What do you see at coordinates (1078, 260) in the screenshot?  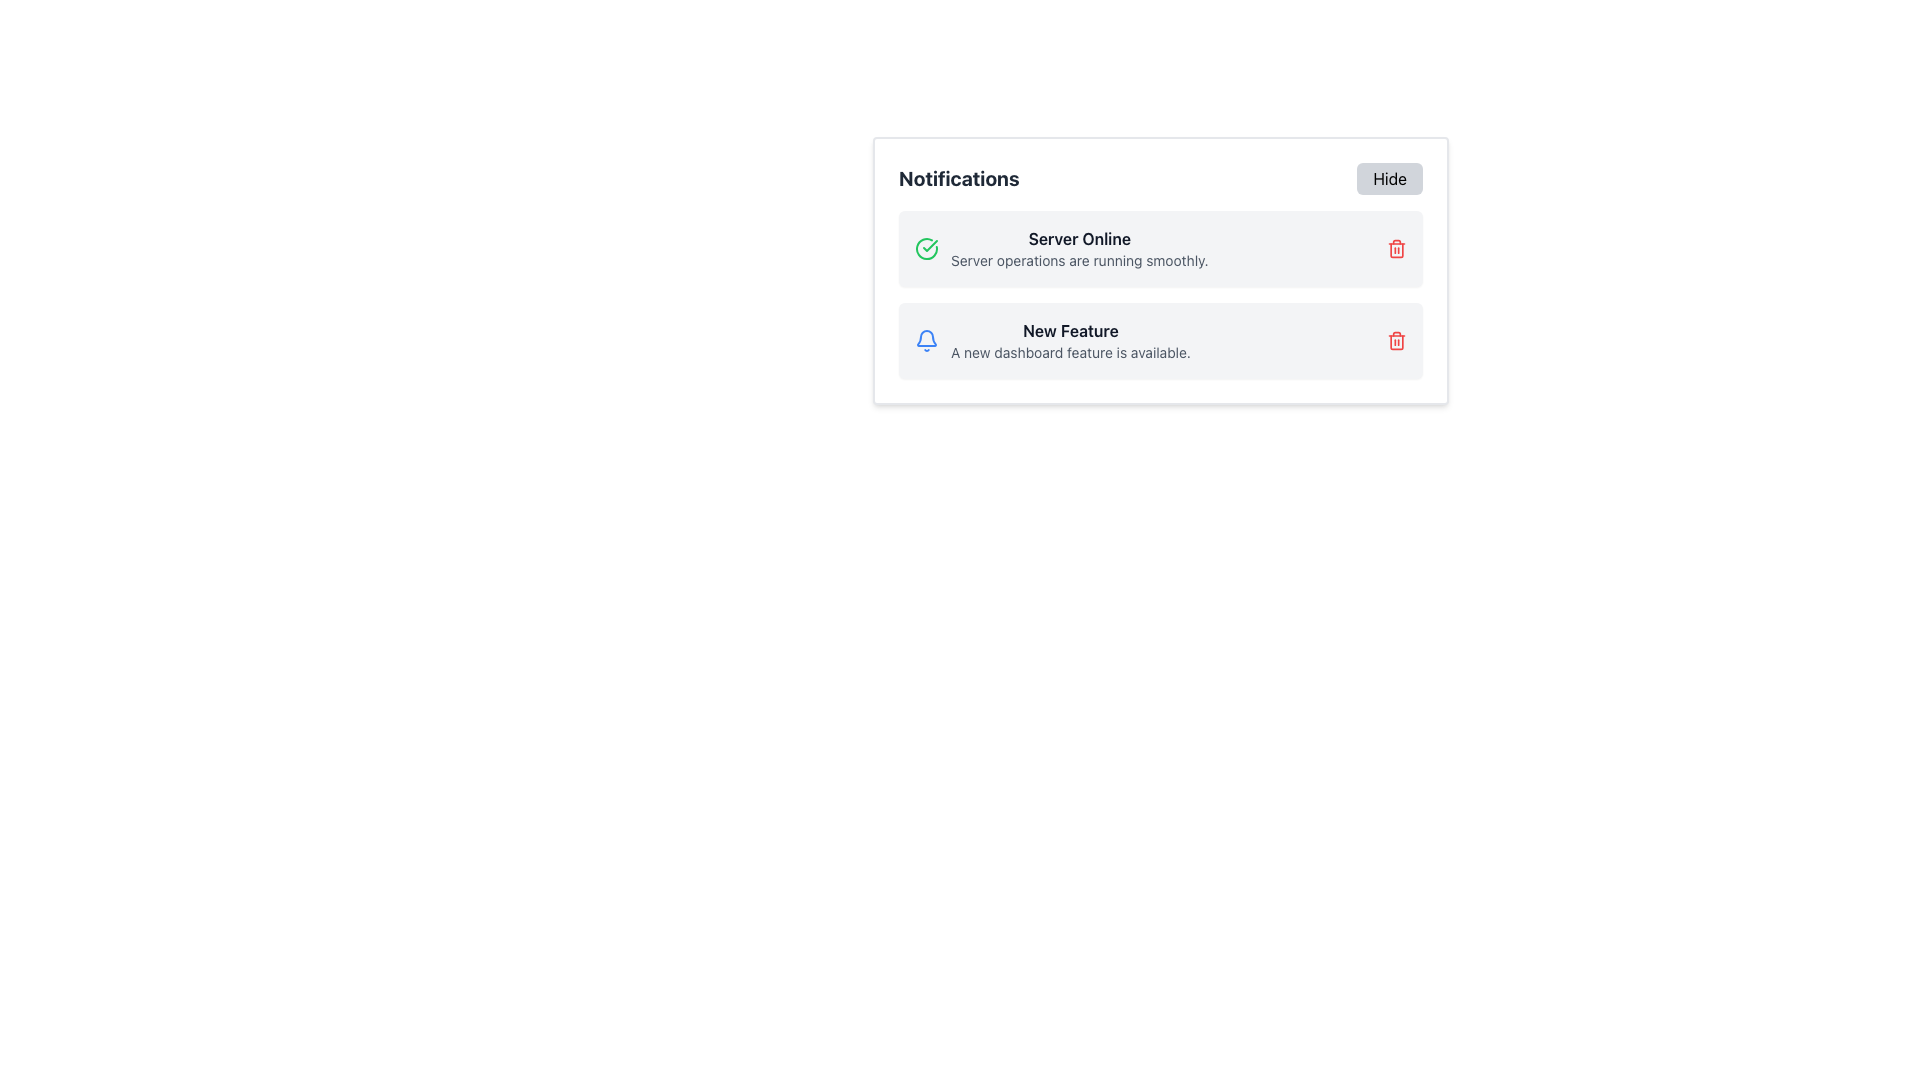 I see `the text element displaying 'Server operations are running smoothly.' located beneath the 'Server Online' title in the first notification card` at bounding box center [1078, 260].